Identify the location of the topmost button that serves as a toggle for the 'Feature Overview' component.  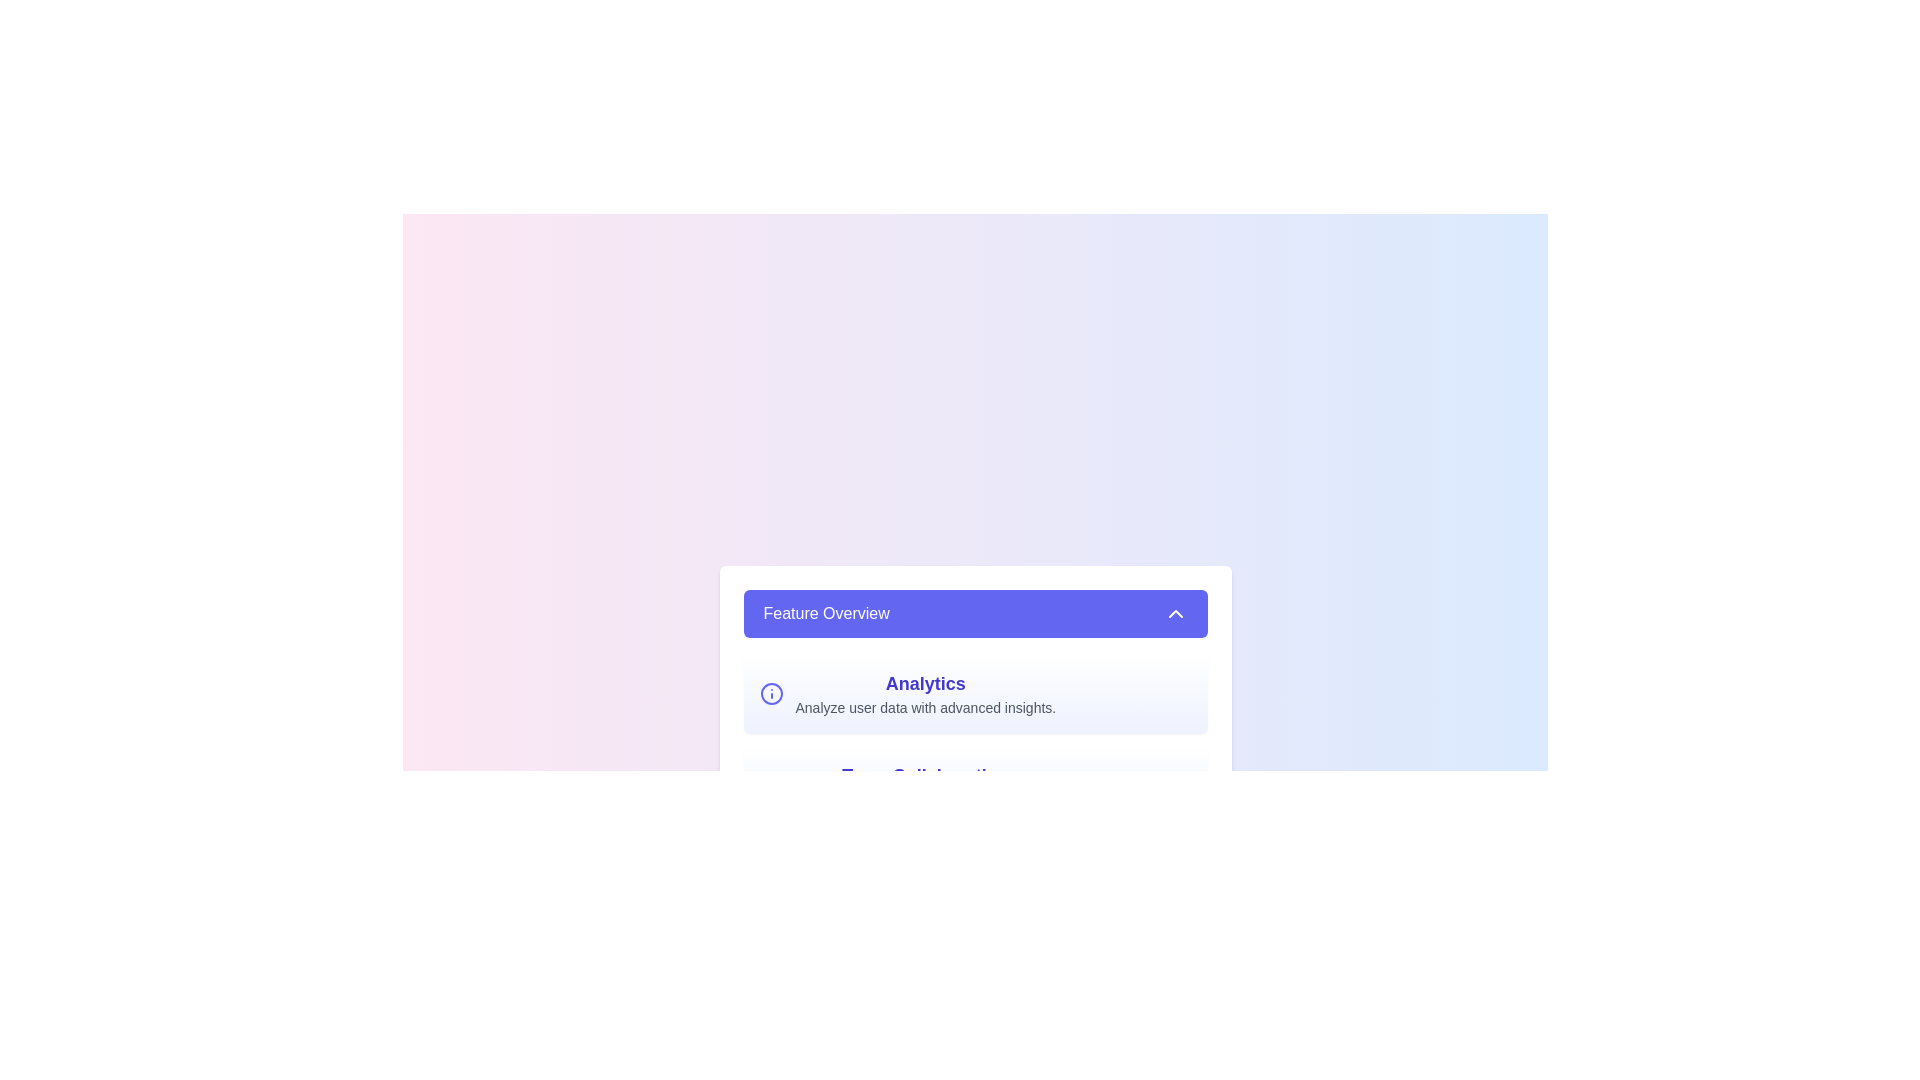
(975, 612).